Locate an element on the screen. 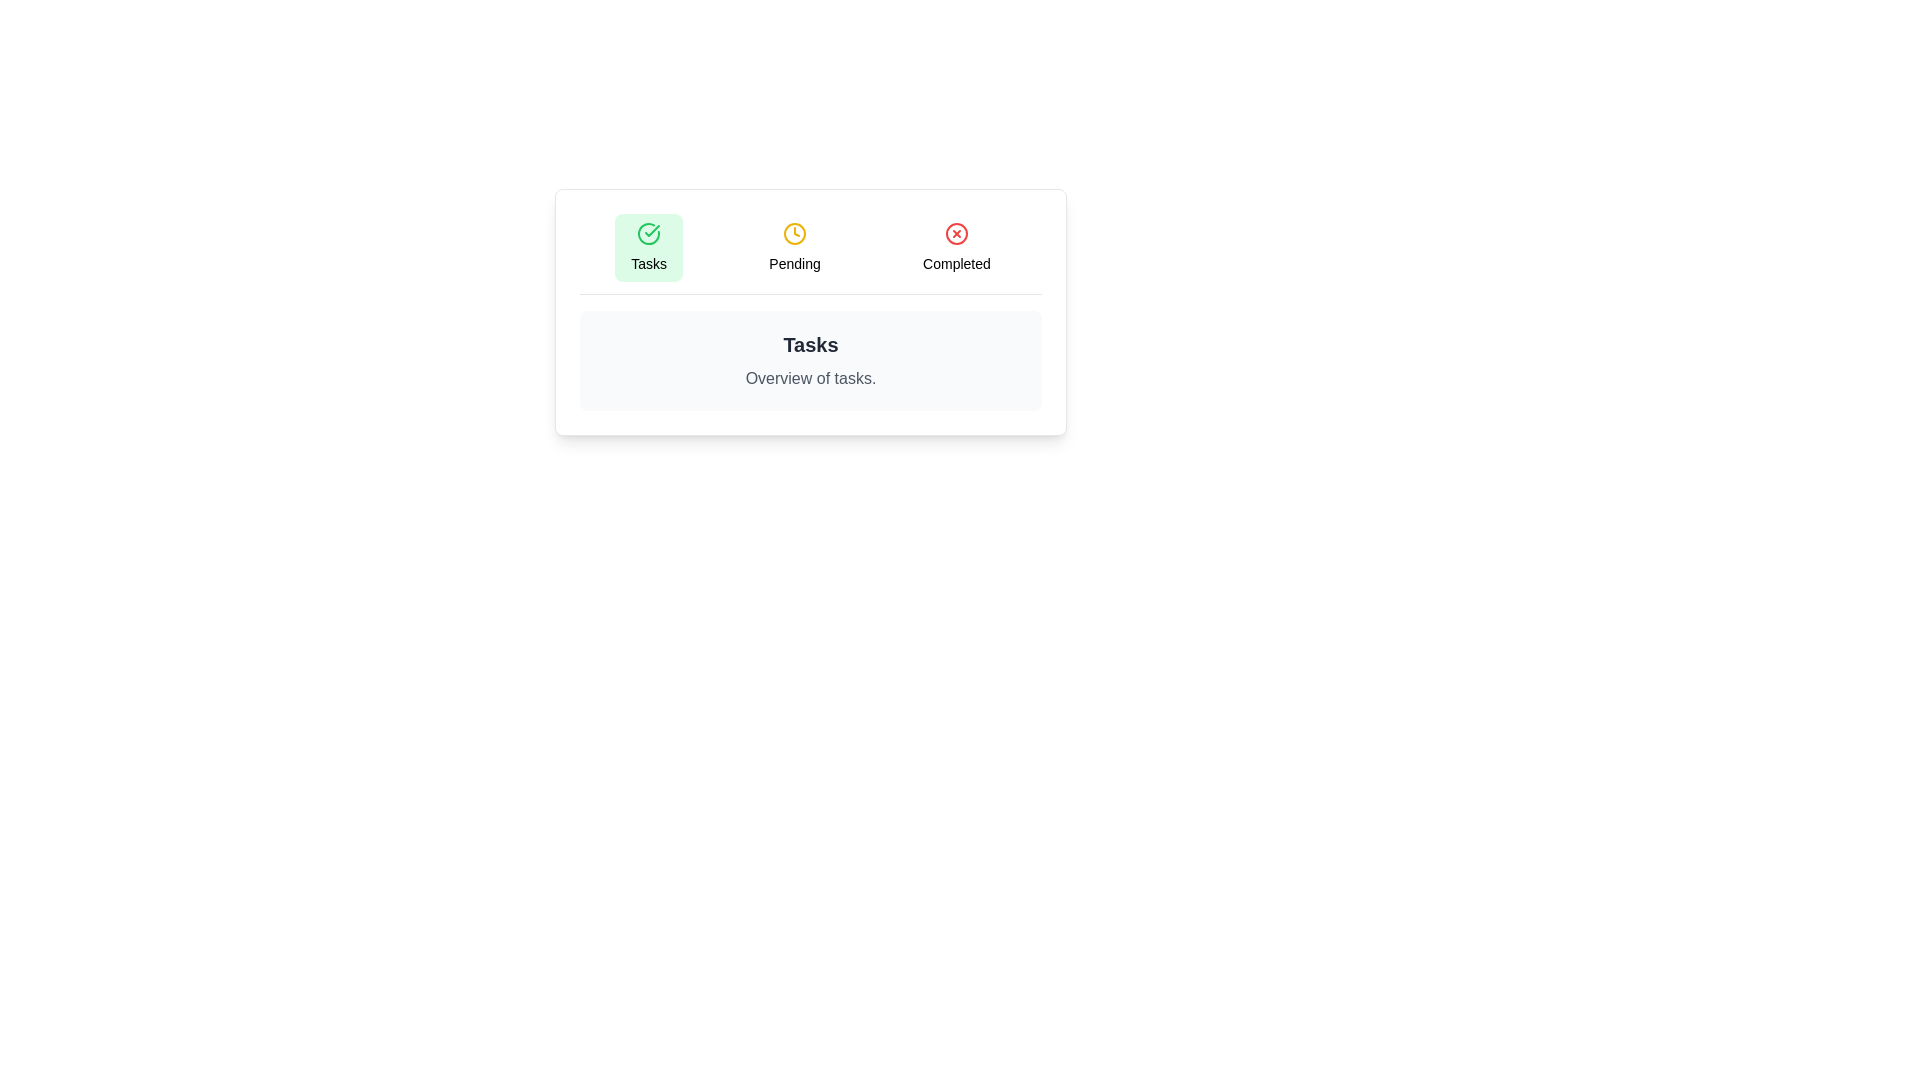 Image resolution: width=1920 pixels, height=1080 pixels. the tab labeled Pending is located at coordinates (794, 246).